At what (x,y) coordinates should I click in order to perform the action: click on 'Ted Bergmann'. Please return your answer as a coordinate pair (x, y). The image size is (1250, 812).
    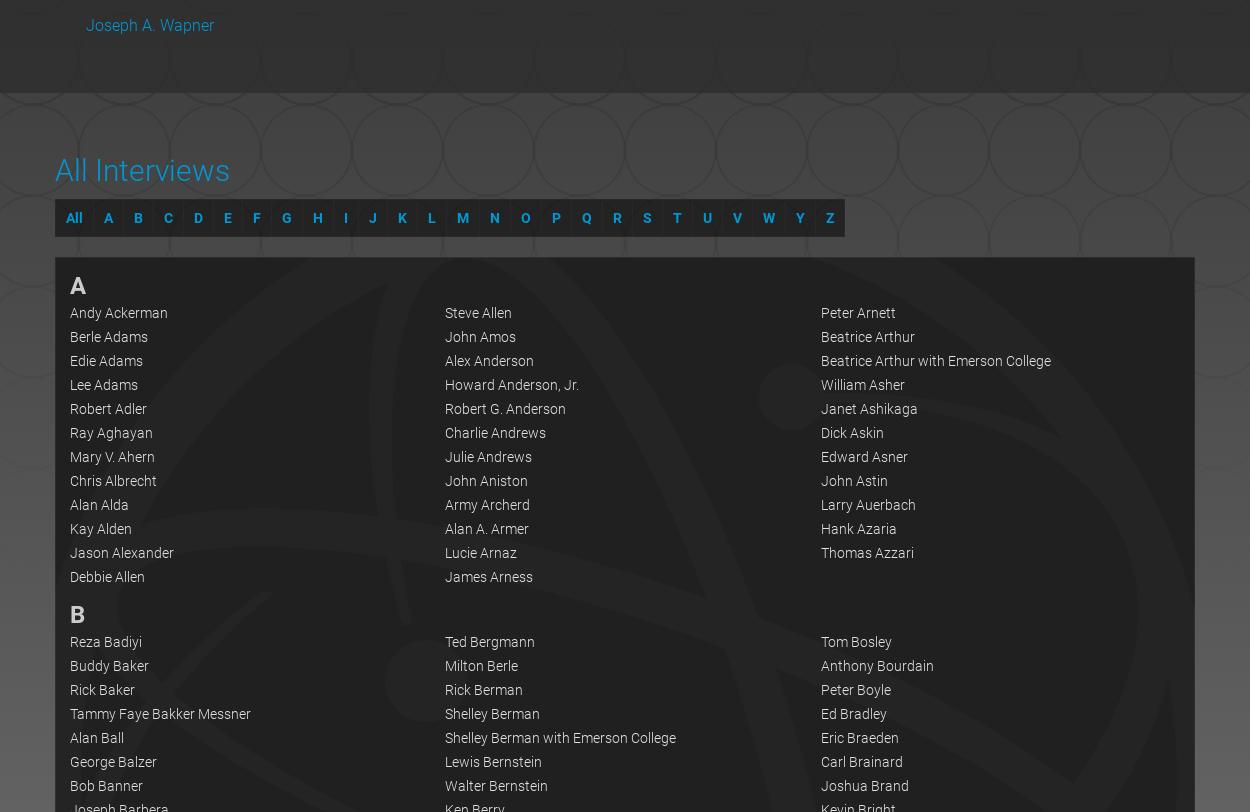
    Looking at the image, I should click on (489, 640).